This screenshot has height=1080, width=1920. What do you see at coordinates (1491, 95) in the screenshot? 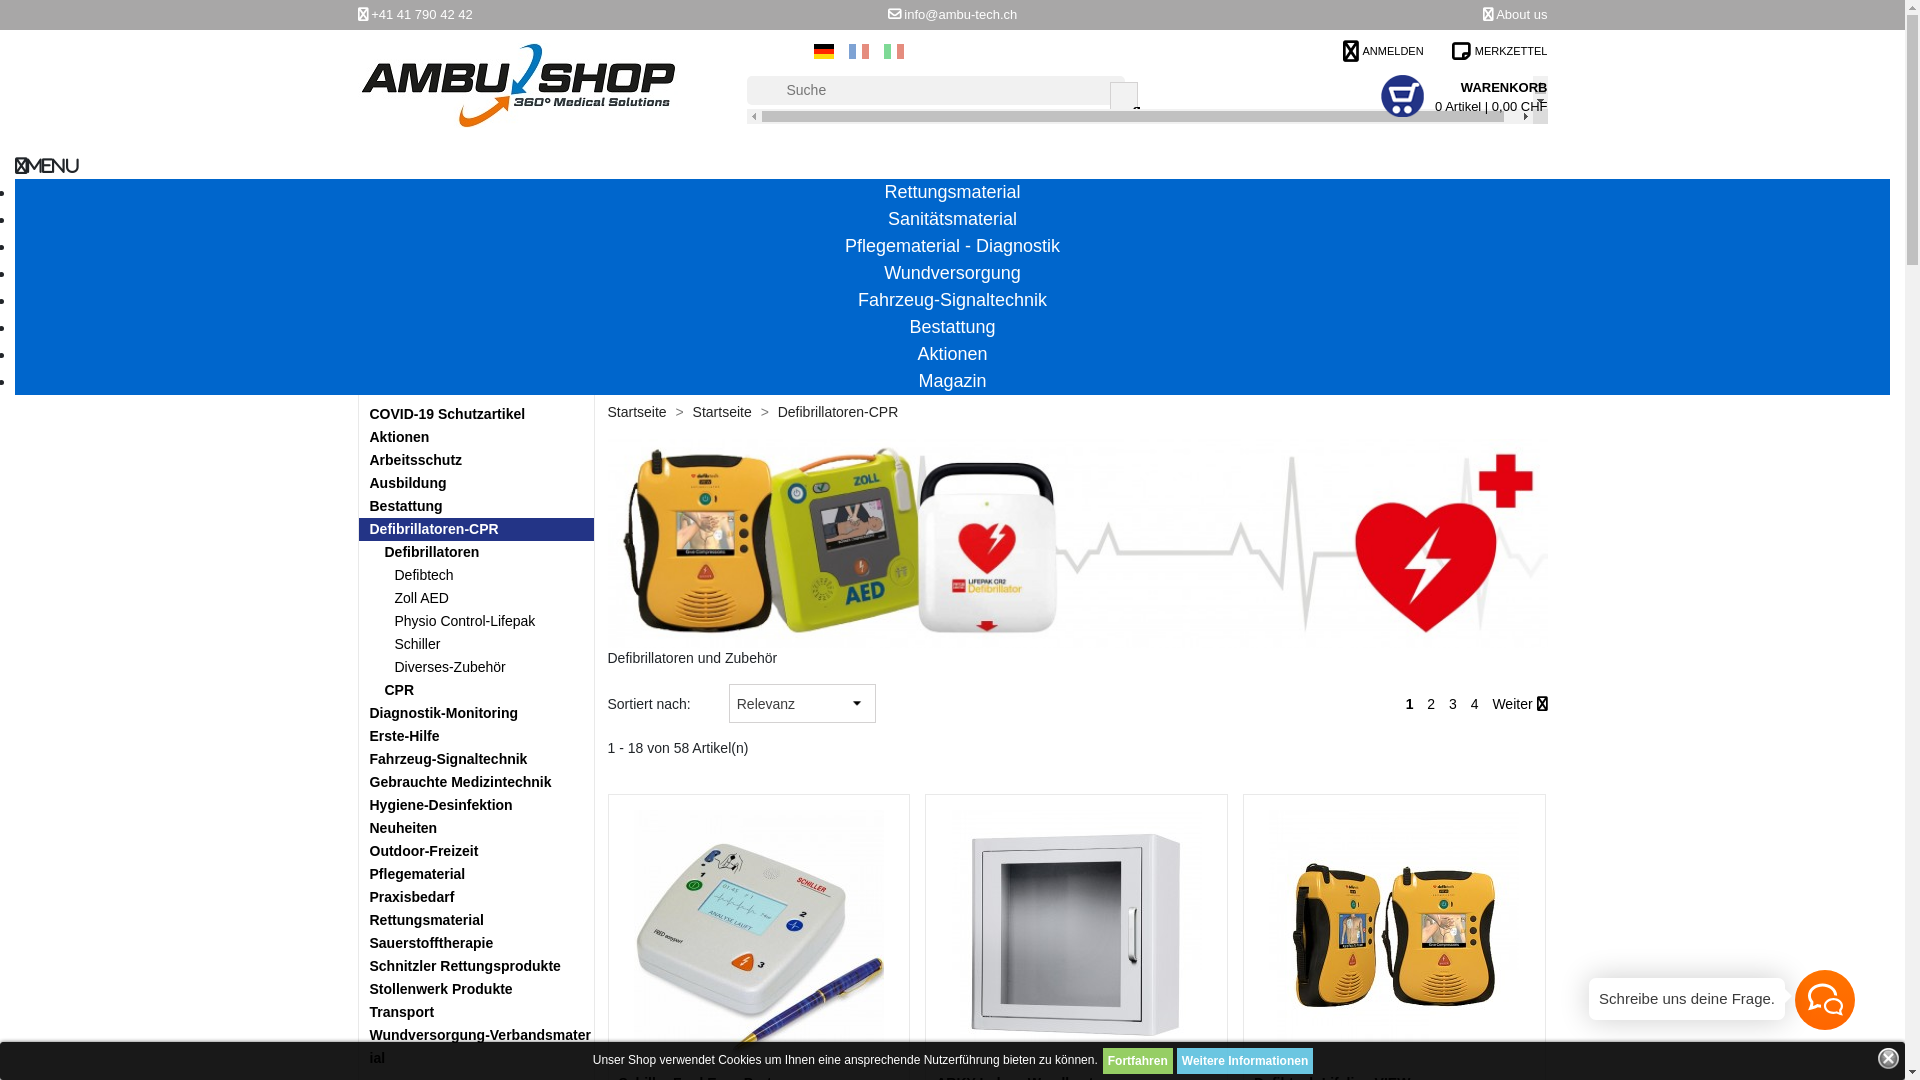
I see `'WARENKORB` at bounding box center [1491, 95].